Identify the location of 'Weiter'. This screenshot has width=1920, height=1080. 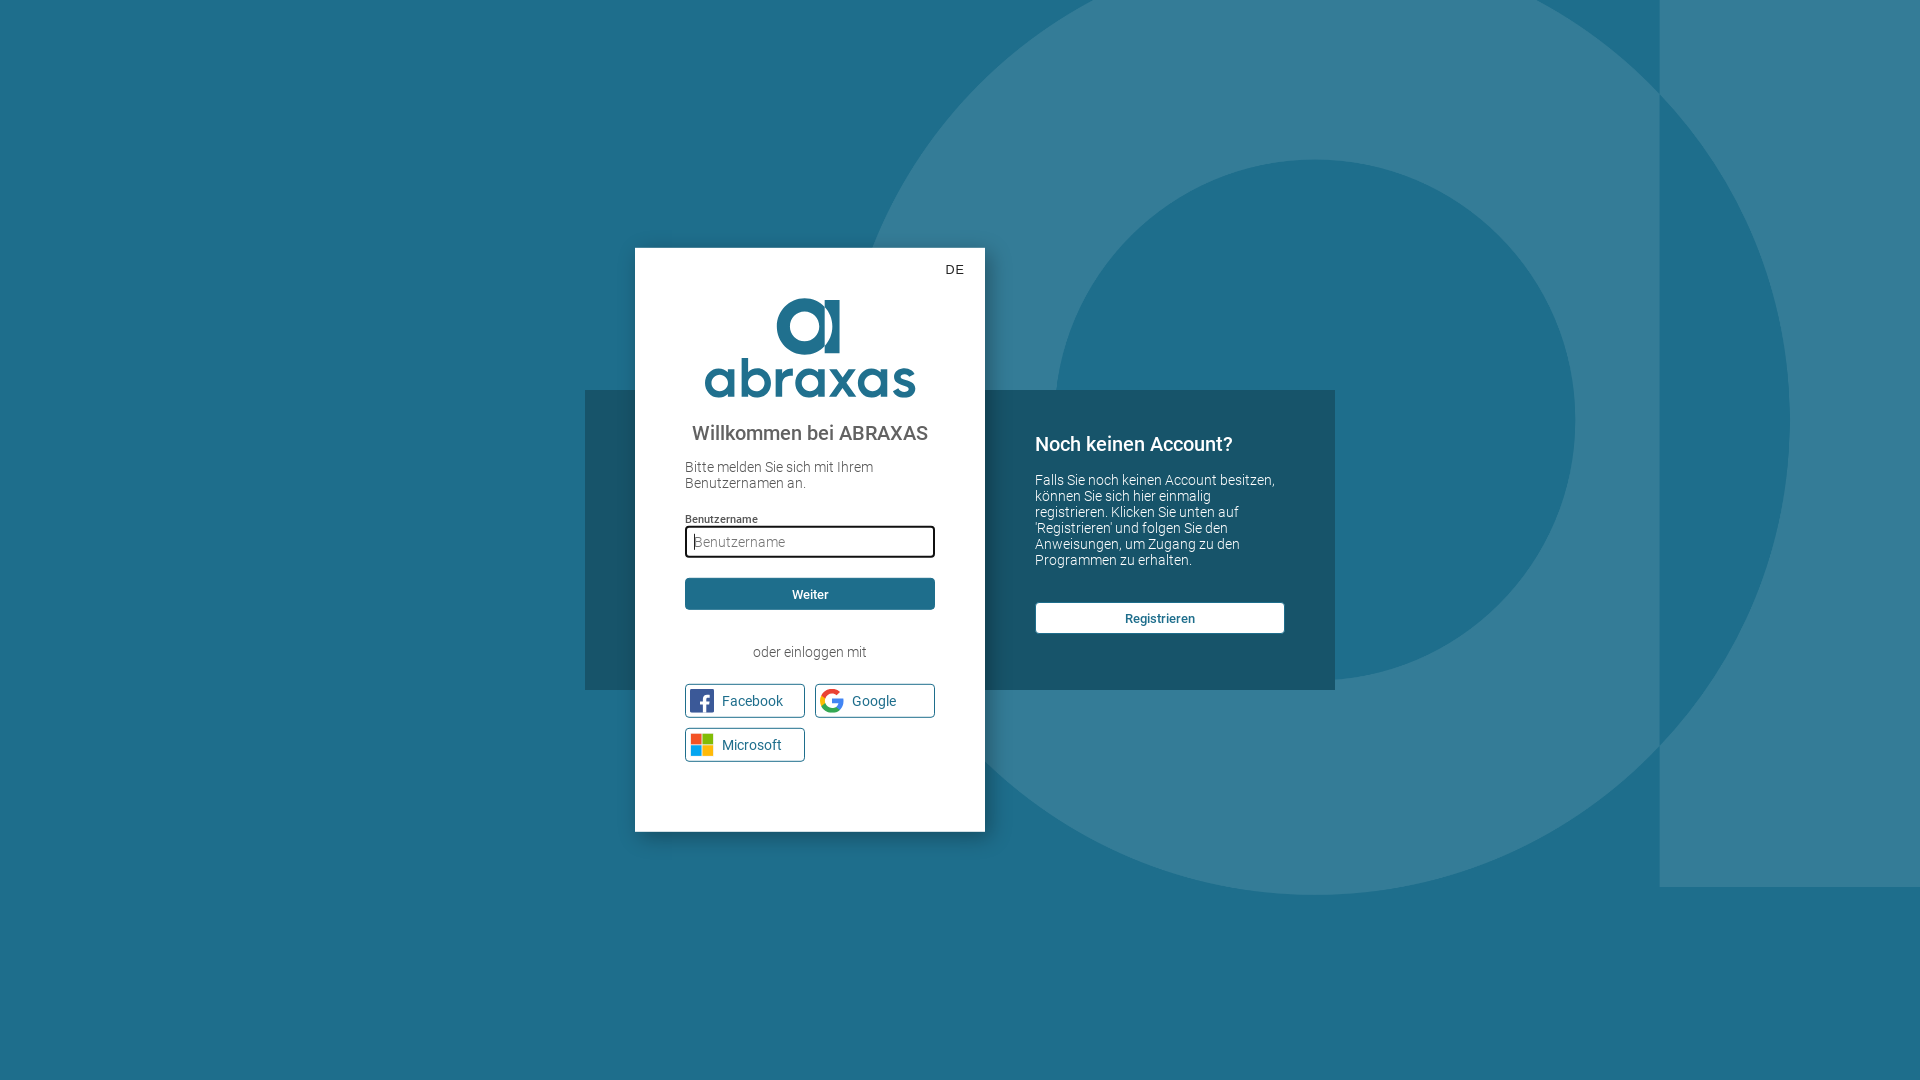
(810, 593).